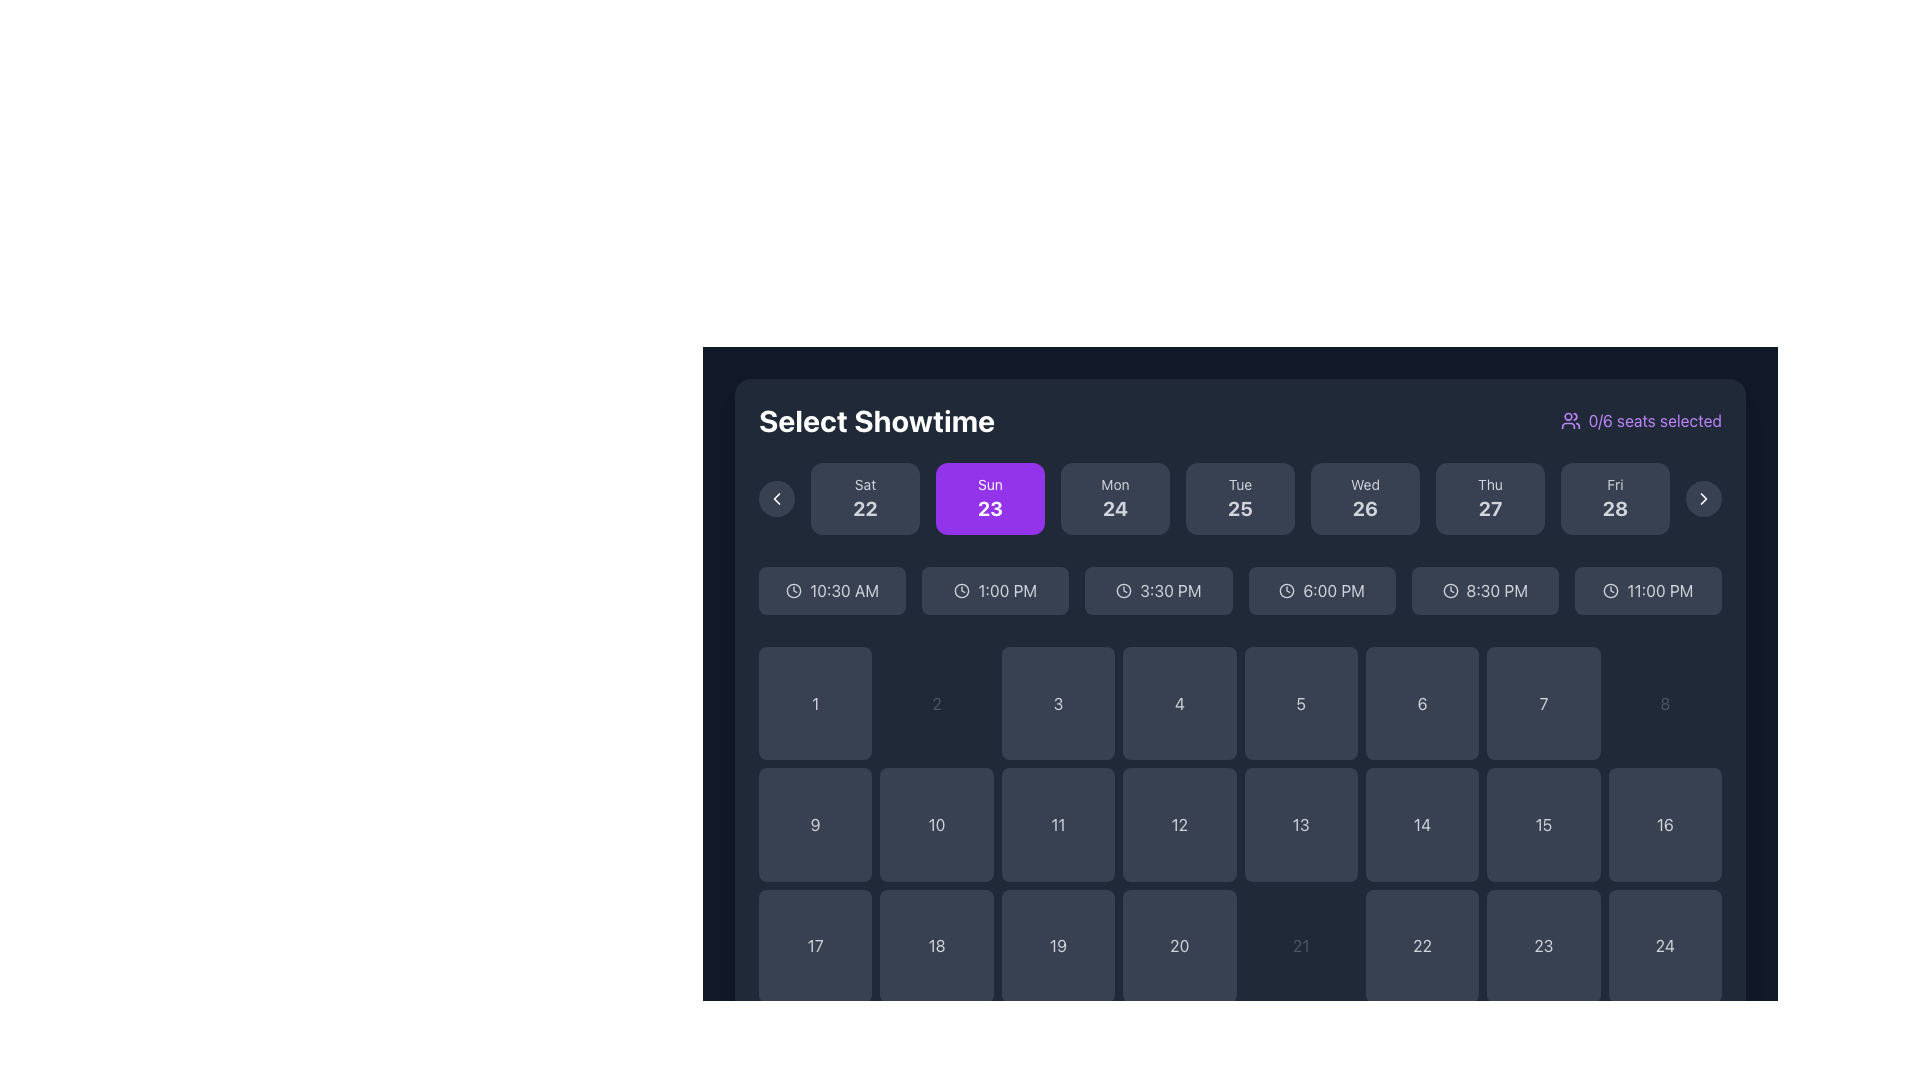 The width and height of the screenshot is (1920, 1080). What do you see at coordinates (1057, 945) in the screenshot?
I see `the square-shaped button displaying the number '19' with a dark gray background` at bounding box center [1057, 945].